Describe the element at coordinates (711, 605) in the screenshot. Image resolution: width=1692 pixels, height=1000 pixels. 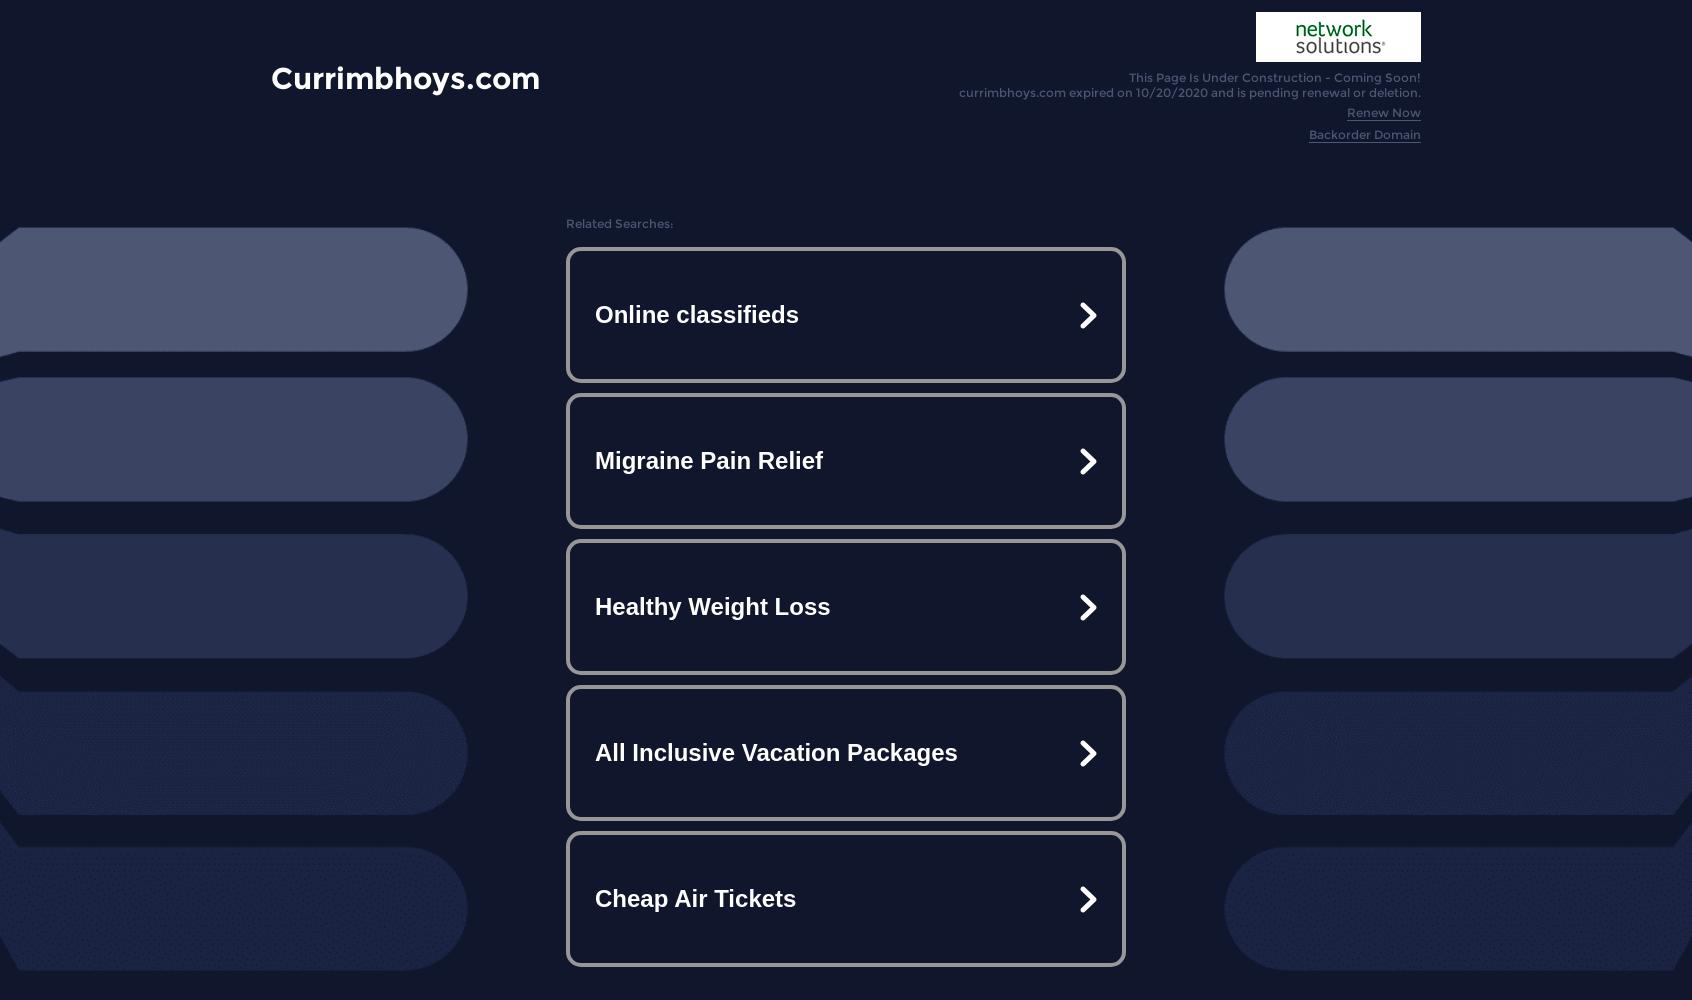
I see `'Healthy Weight Loss'` at that location.